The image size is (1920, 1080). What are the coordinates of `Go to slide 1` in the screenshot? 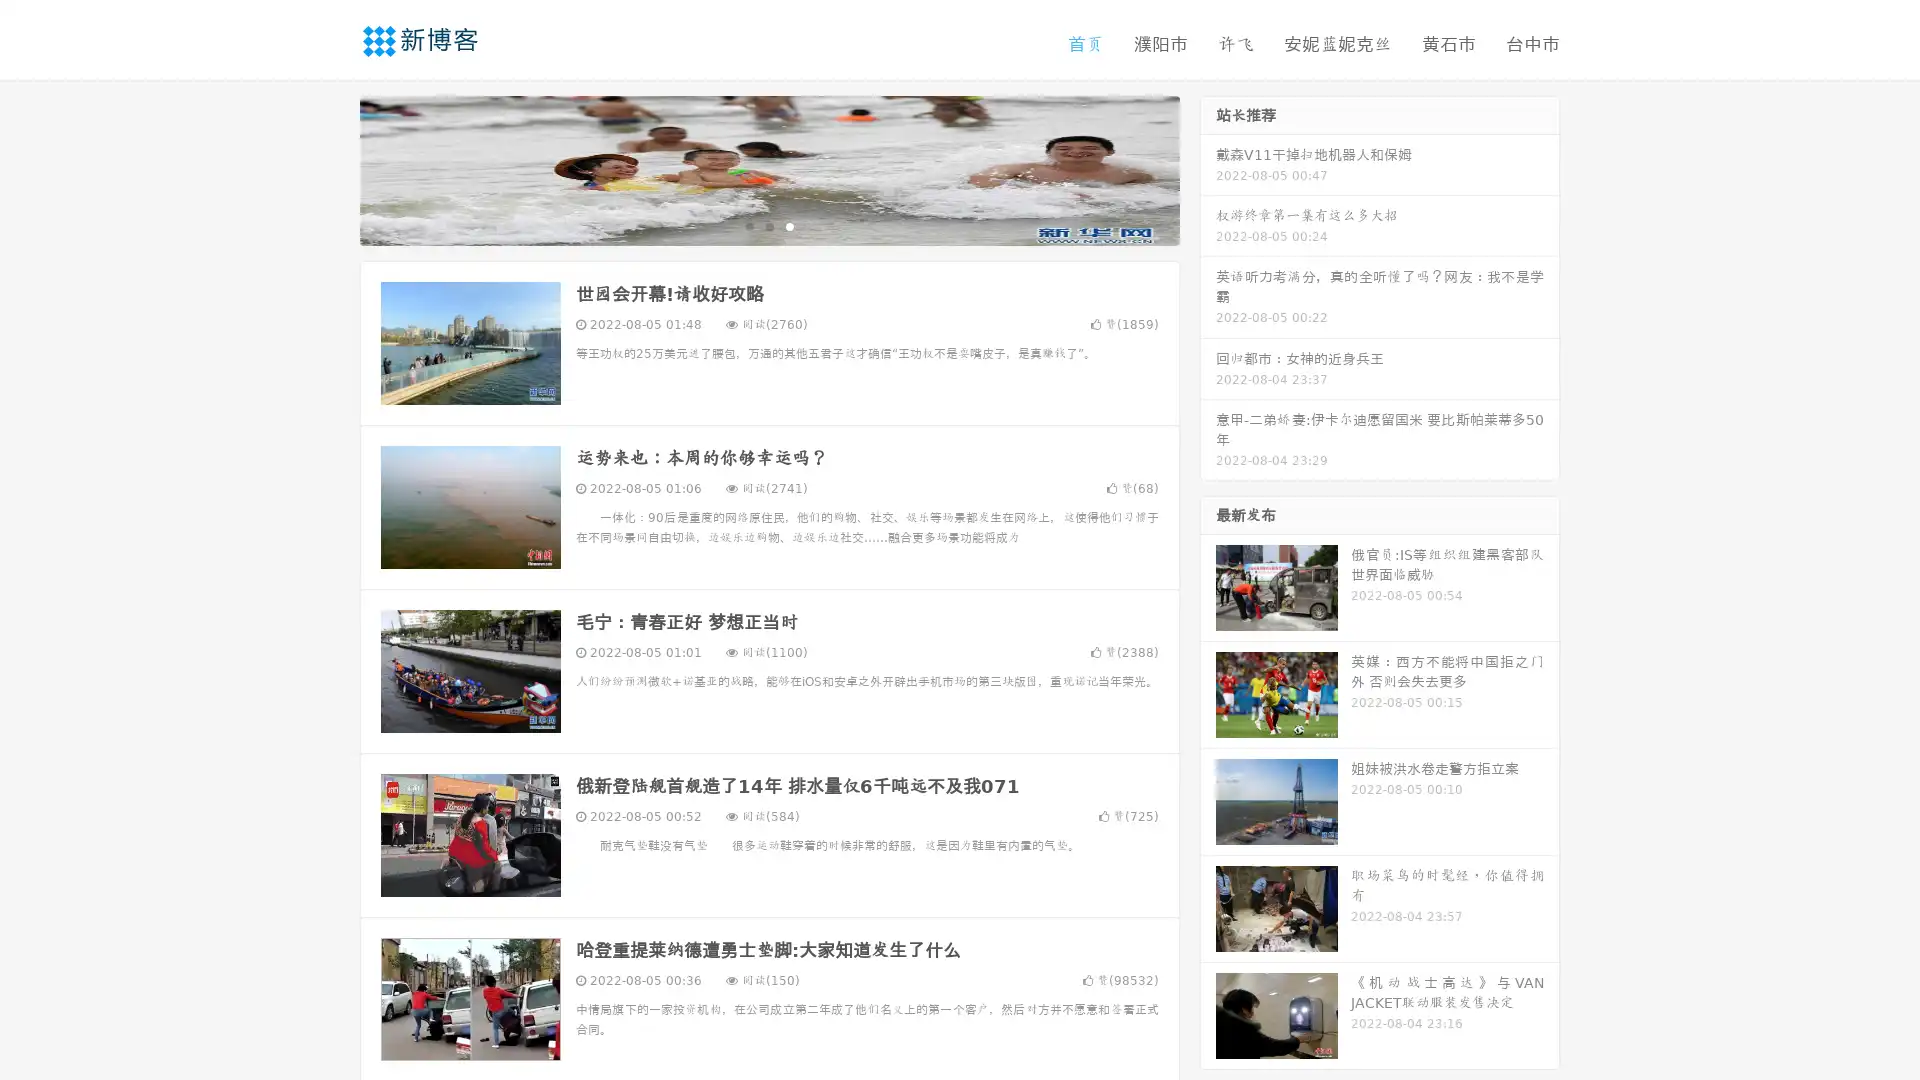 It's located at (748, 225).